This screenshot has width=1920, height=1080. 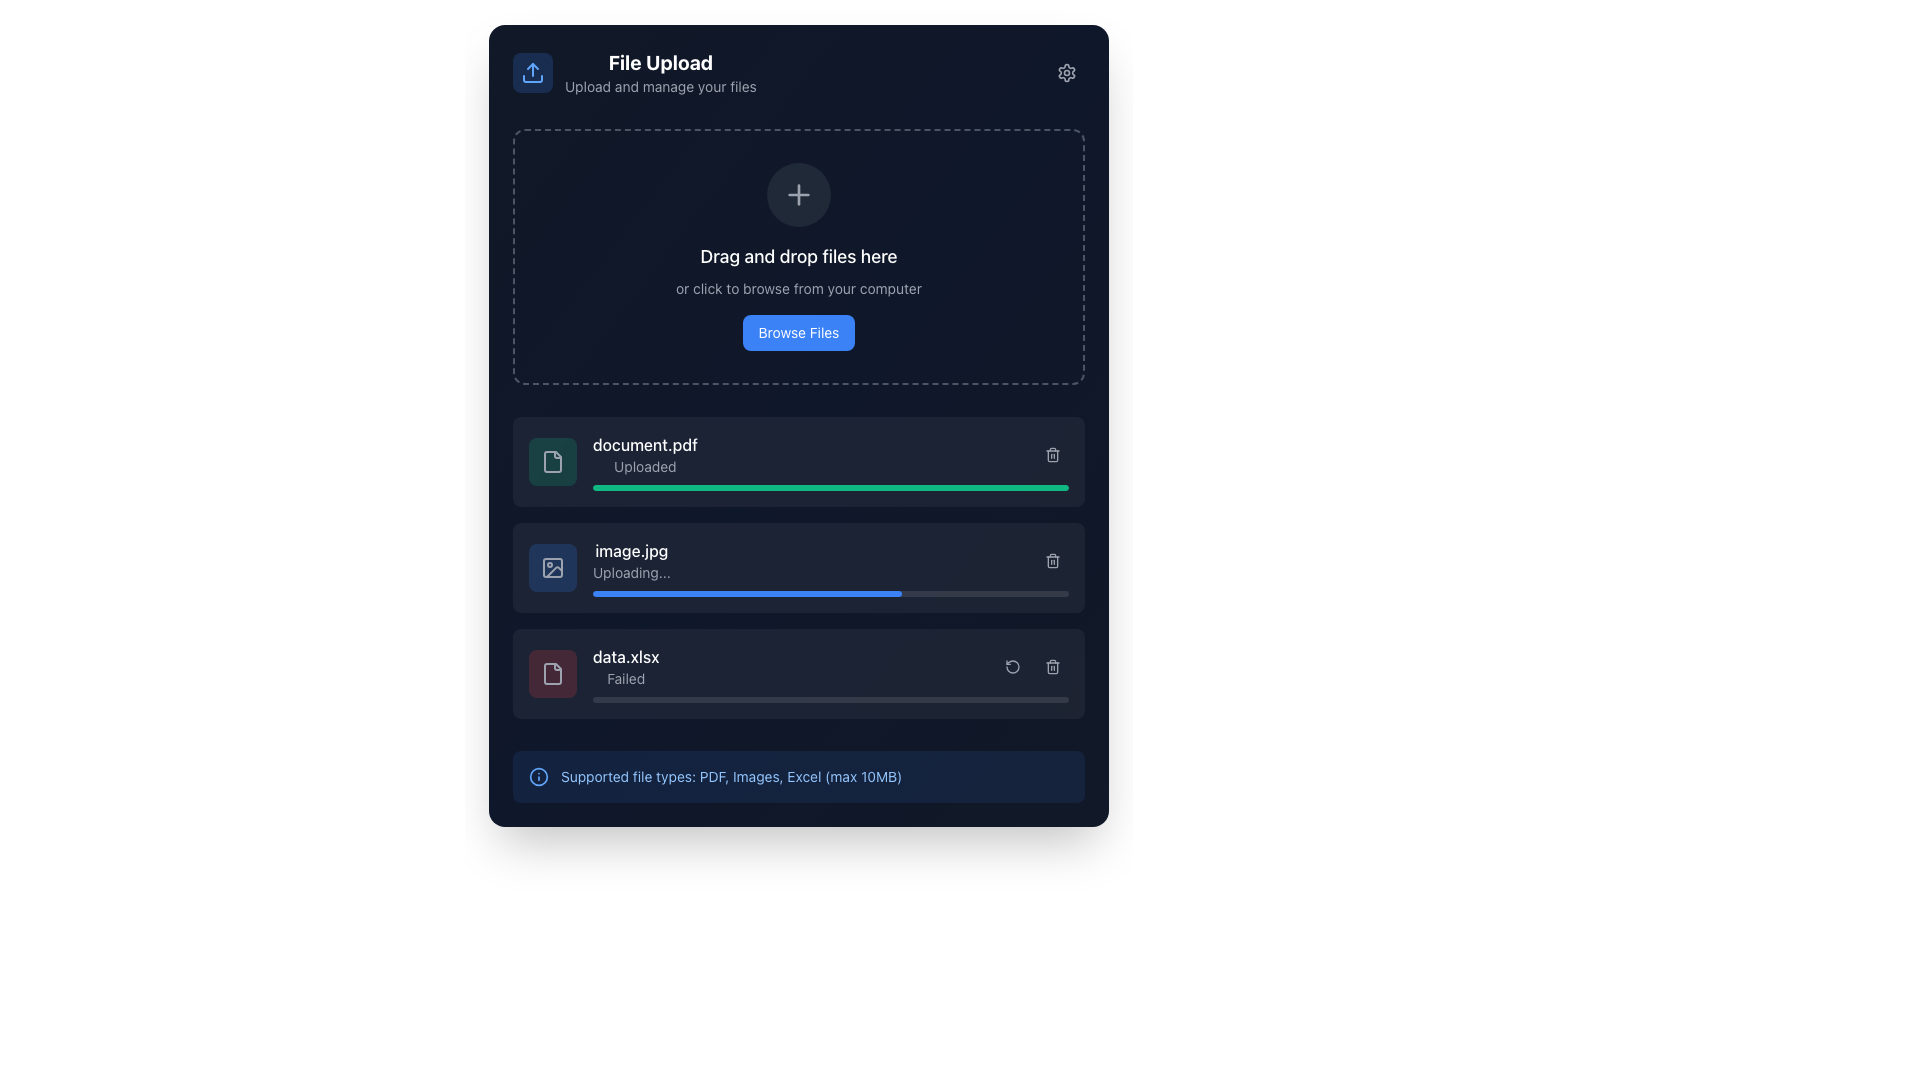 What do you see at coordinates (630, 560) in the screenshot?
I see `the label displaying the upload progress for 'image.jpg'` at bounding box center [630, 560].